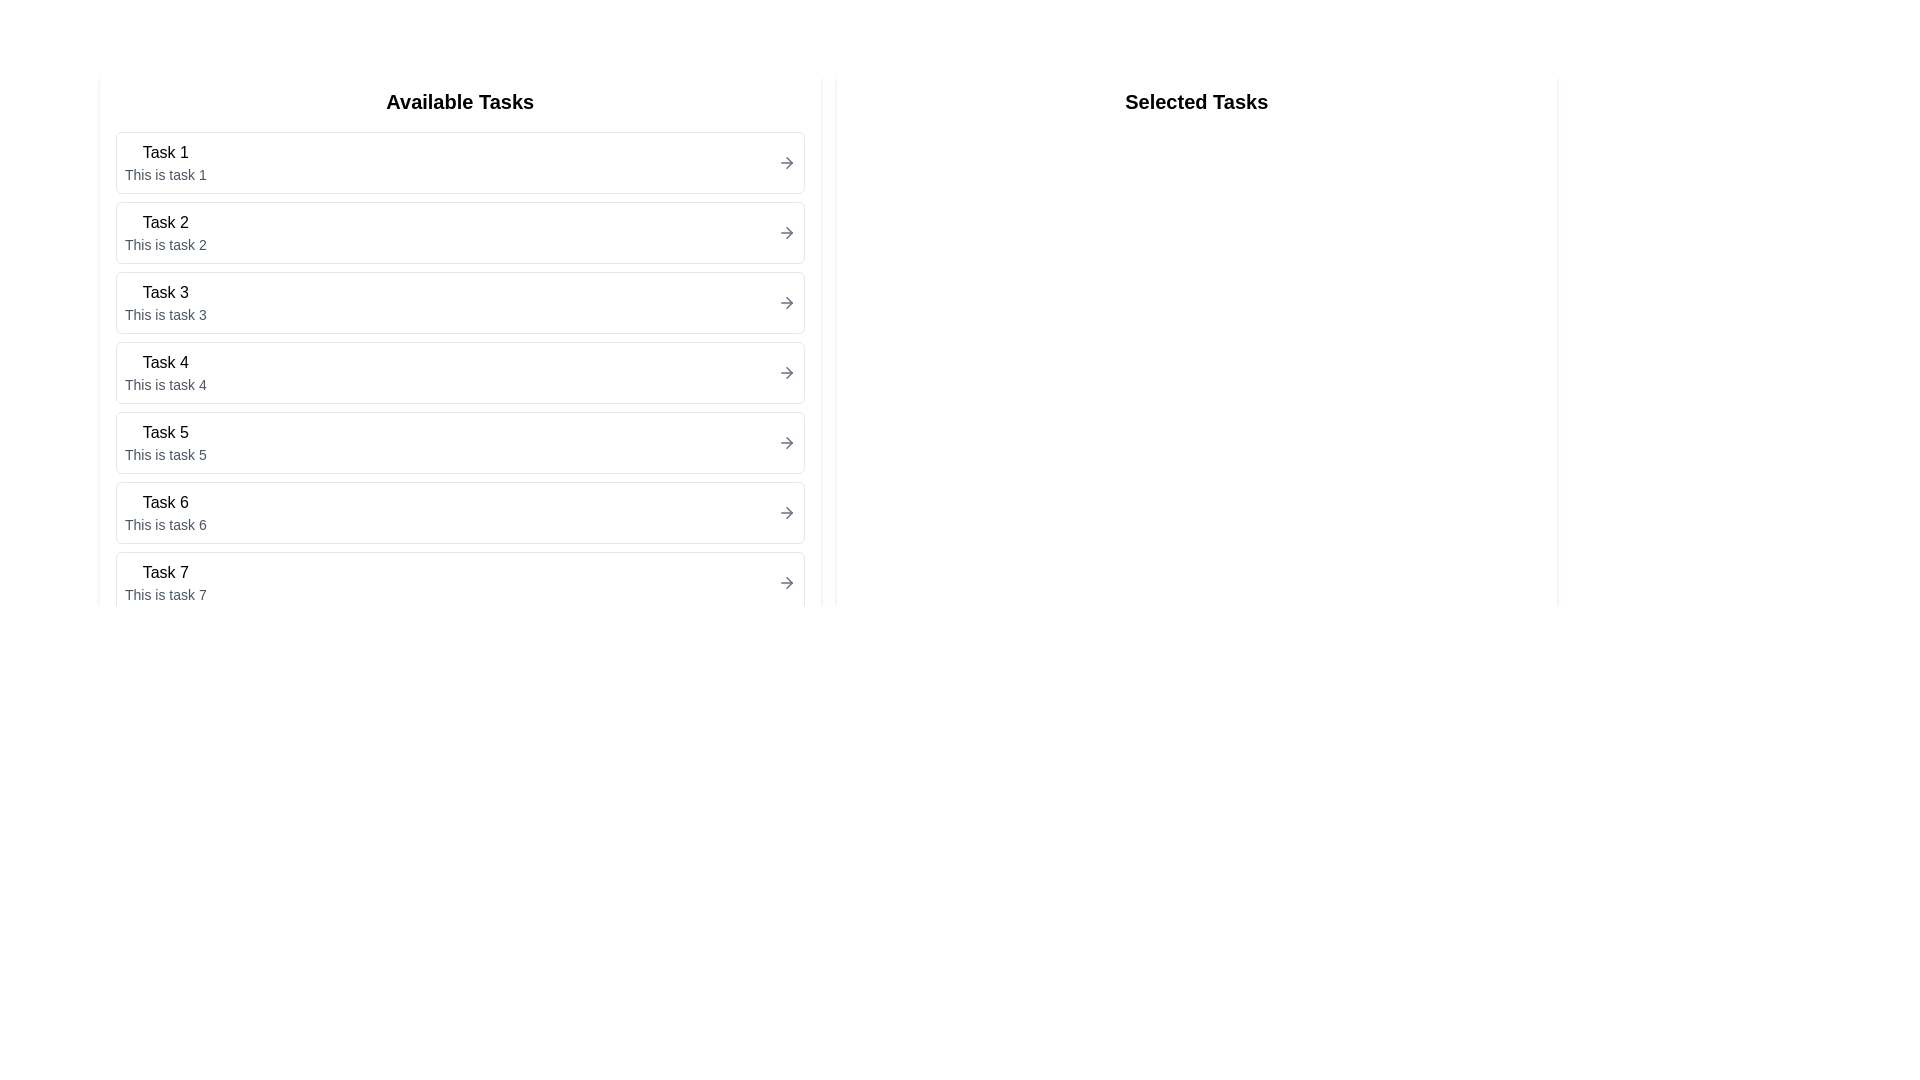 The width and height of the screenshot is (1920, 1080). Describe the element at coordinates (785, 442) in the screenshot. I see `the icon button located at the far-right end of the 'Task 5' block to proceed to the next step or page` at that location.